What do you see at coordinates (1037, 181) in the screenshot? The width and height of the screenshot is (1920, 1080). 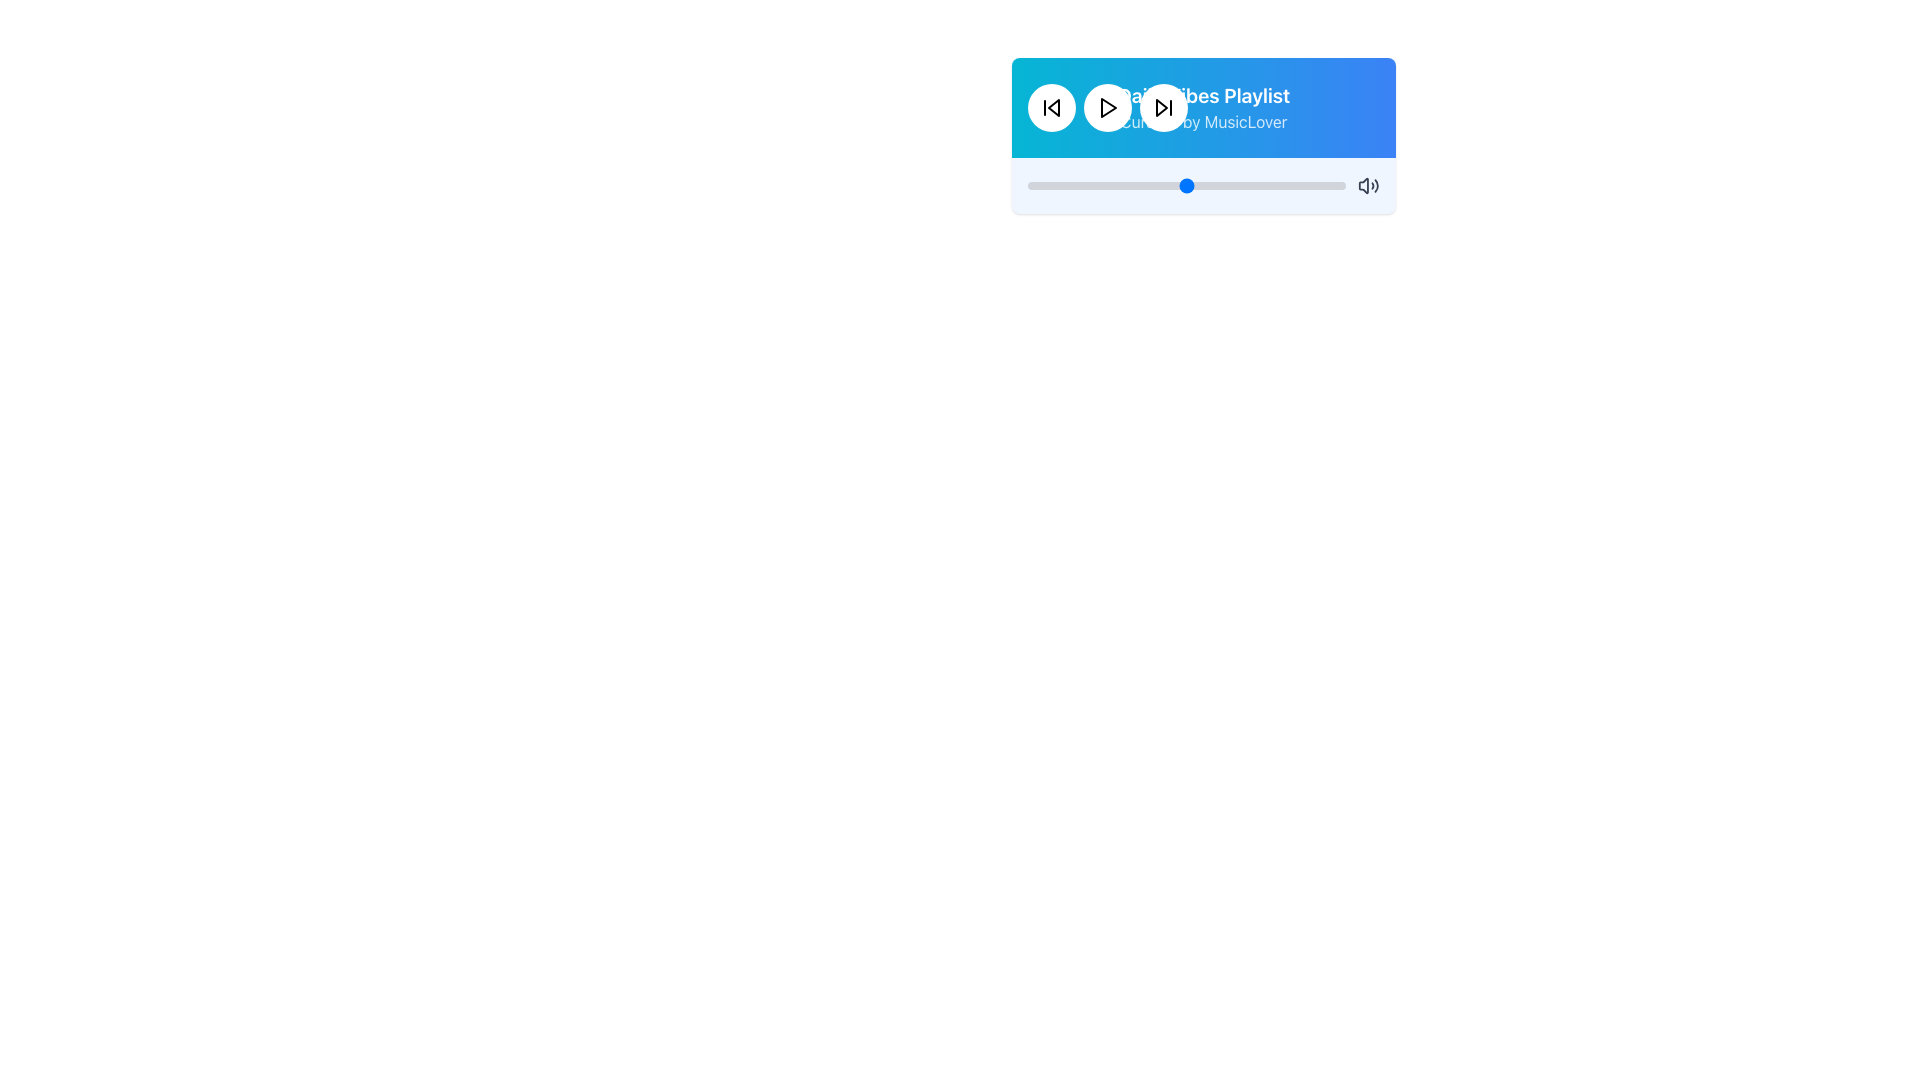 I see `the slider's value` at bounding box center [1037, 181].